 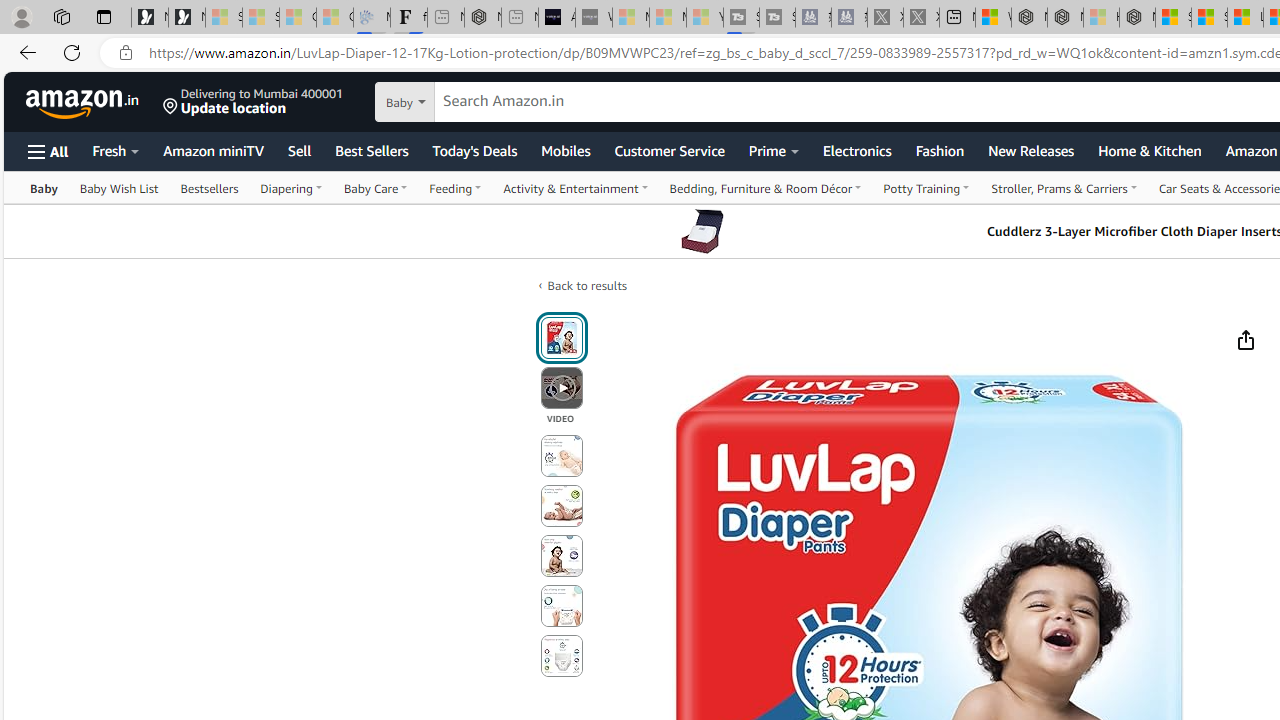 What do you see at coordinates (630, 17) in the screenshot?
I see `'Microsoft Start Sports - Sleeping'` at bounding box center [630, 17].